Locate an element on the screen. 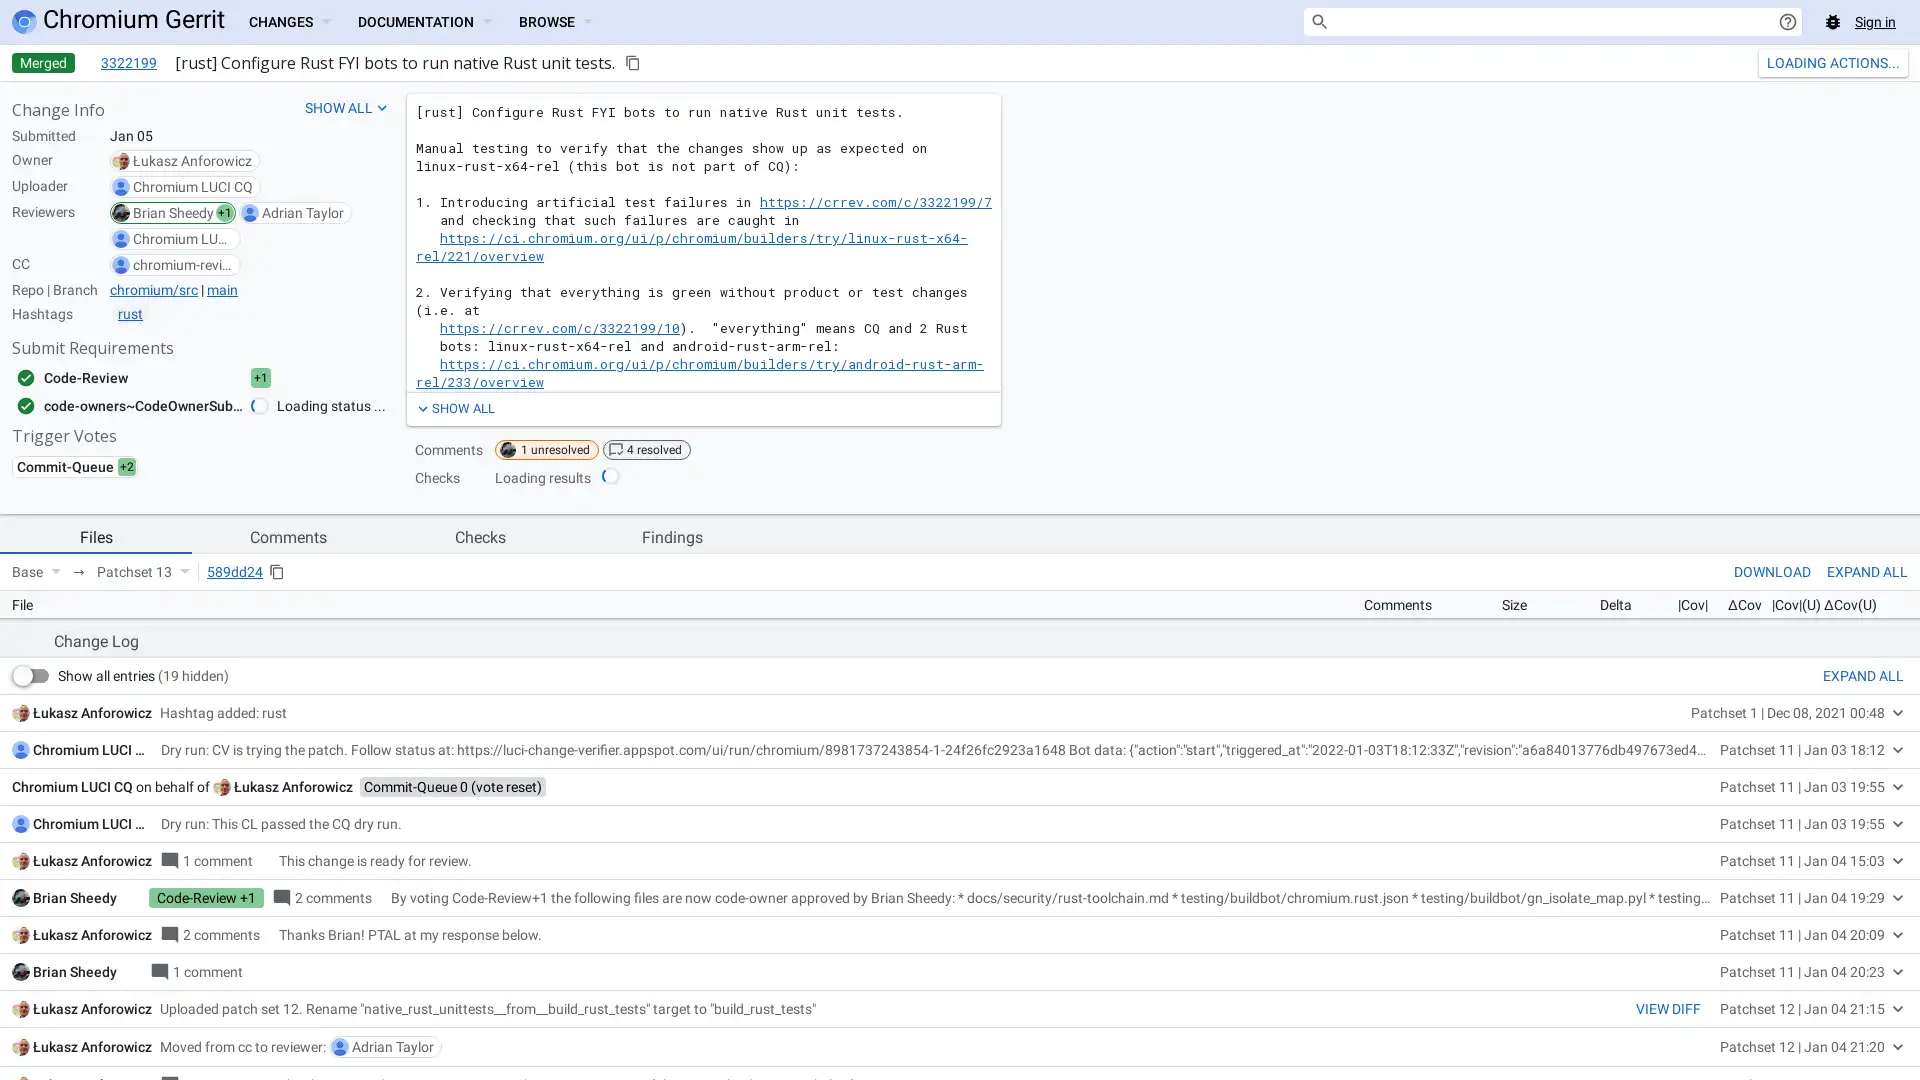 This screenshot has width=1920, height=1080. CREATE RELAND is located at coordinates (1814, 61).